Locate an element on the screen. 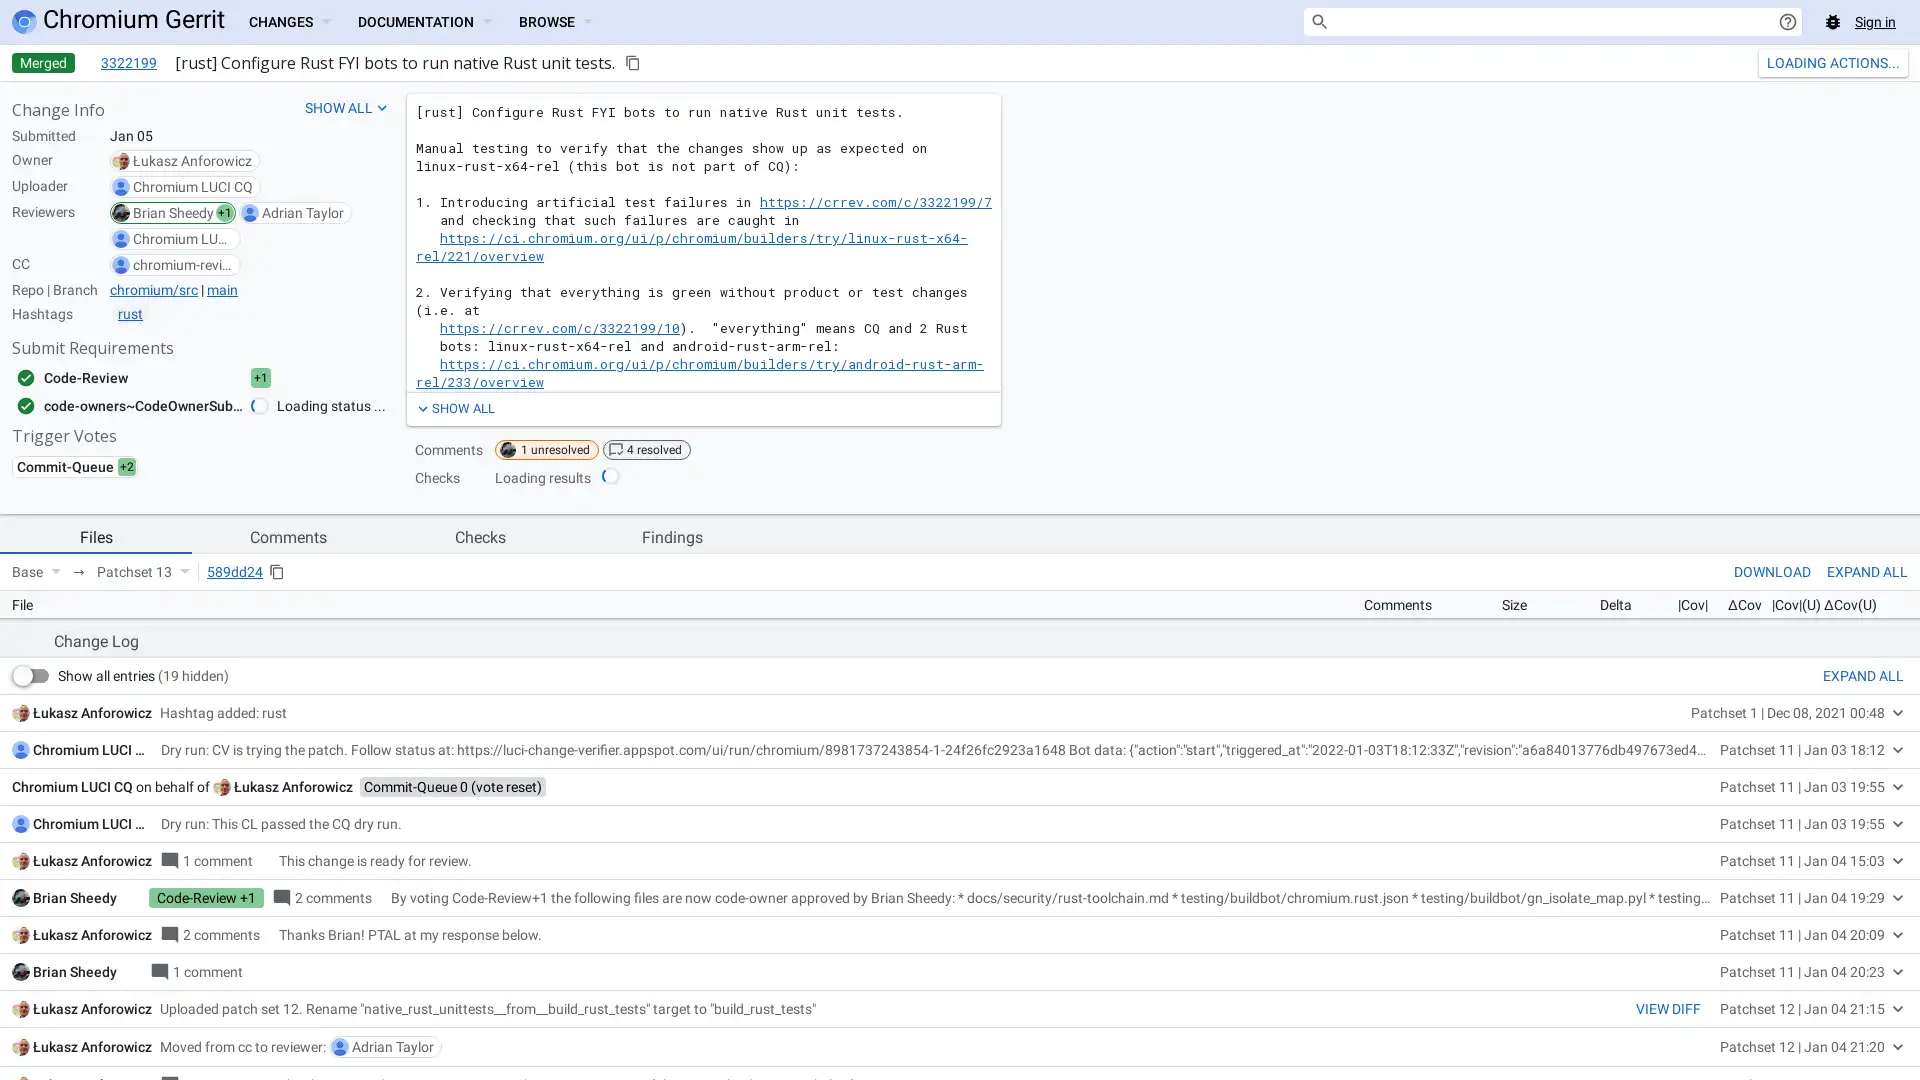 This screenshot has width=1920, height=1080. CREATE RELAND is located at coordinates (1814, 61).